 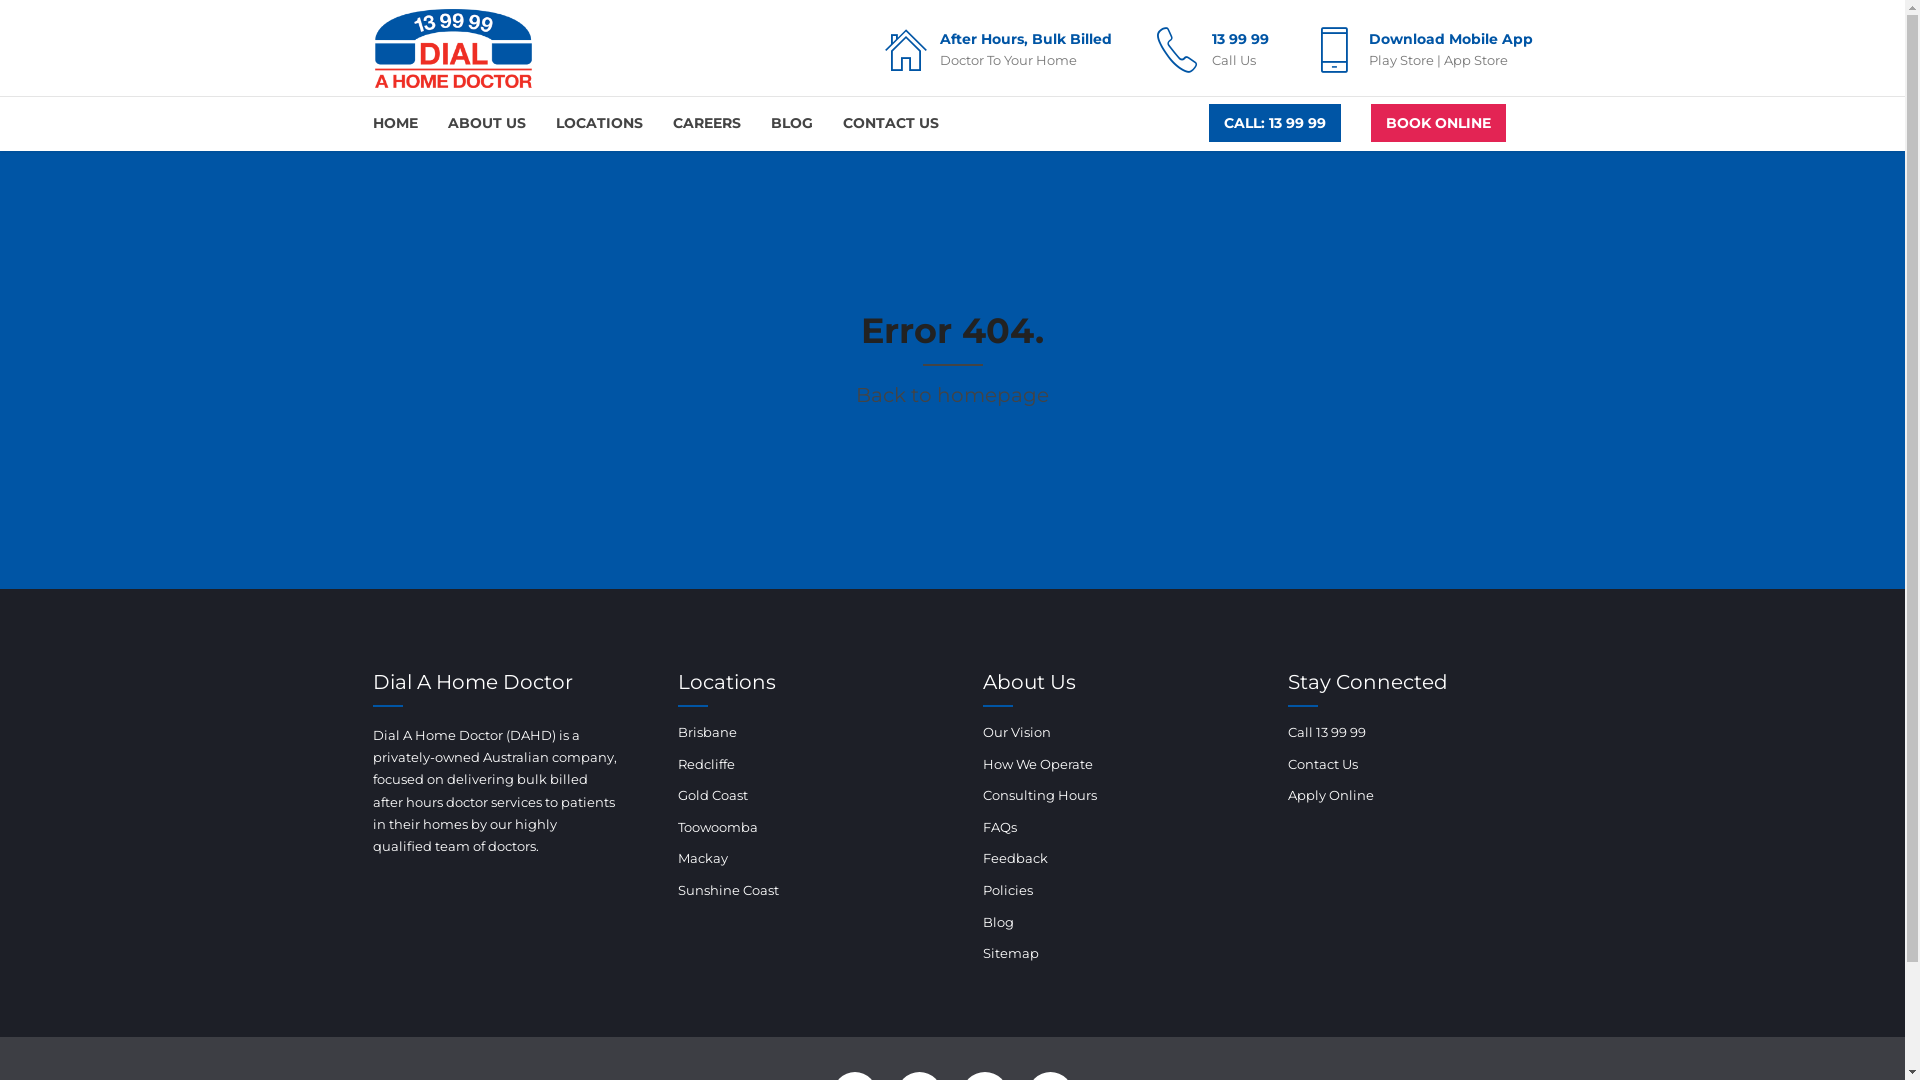 What do you see at coordinates (888, 123) in the screenshot?
I see `'CONTACT US'` at bounding box center [888, 123].